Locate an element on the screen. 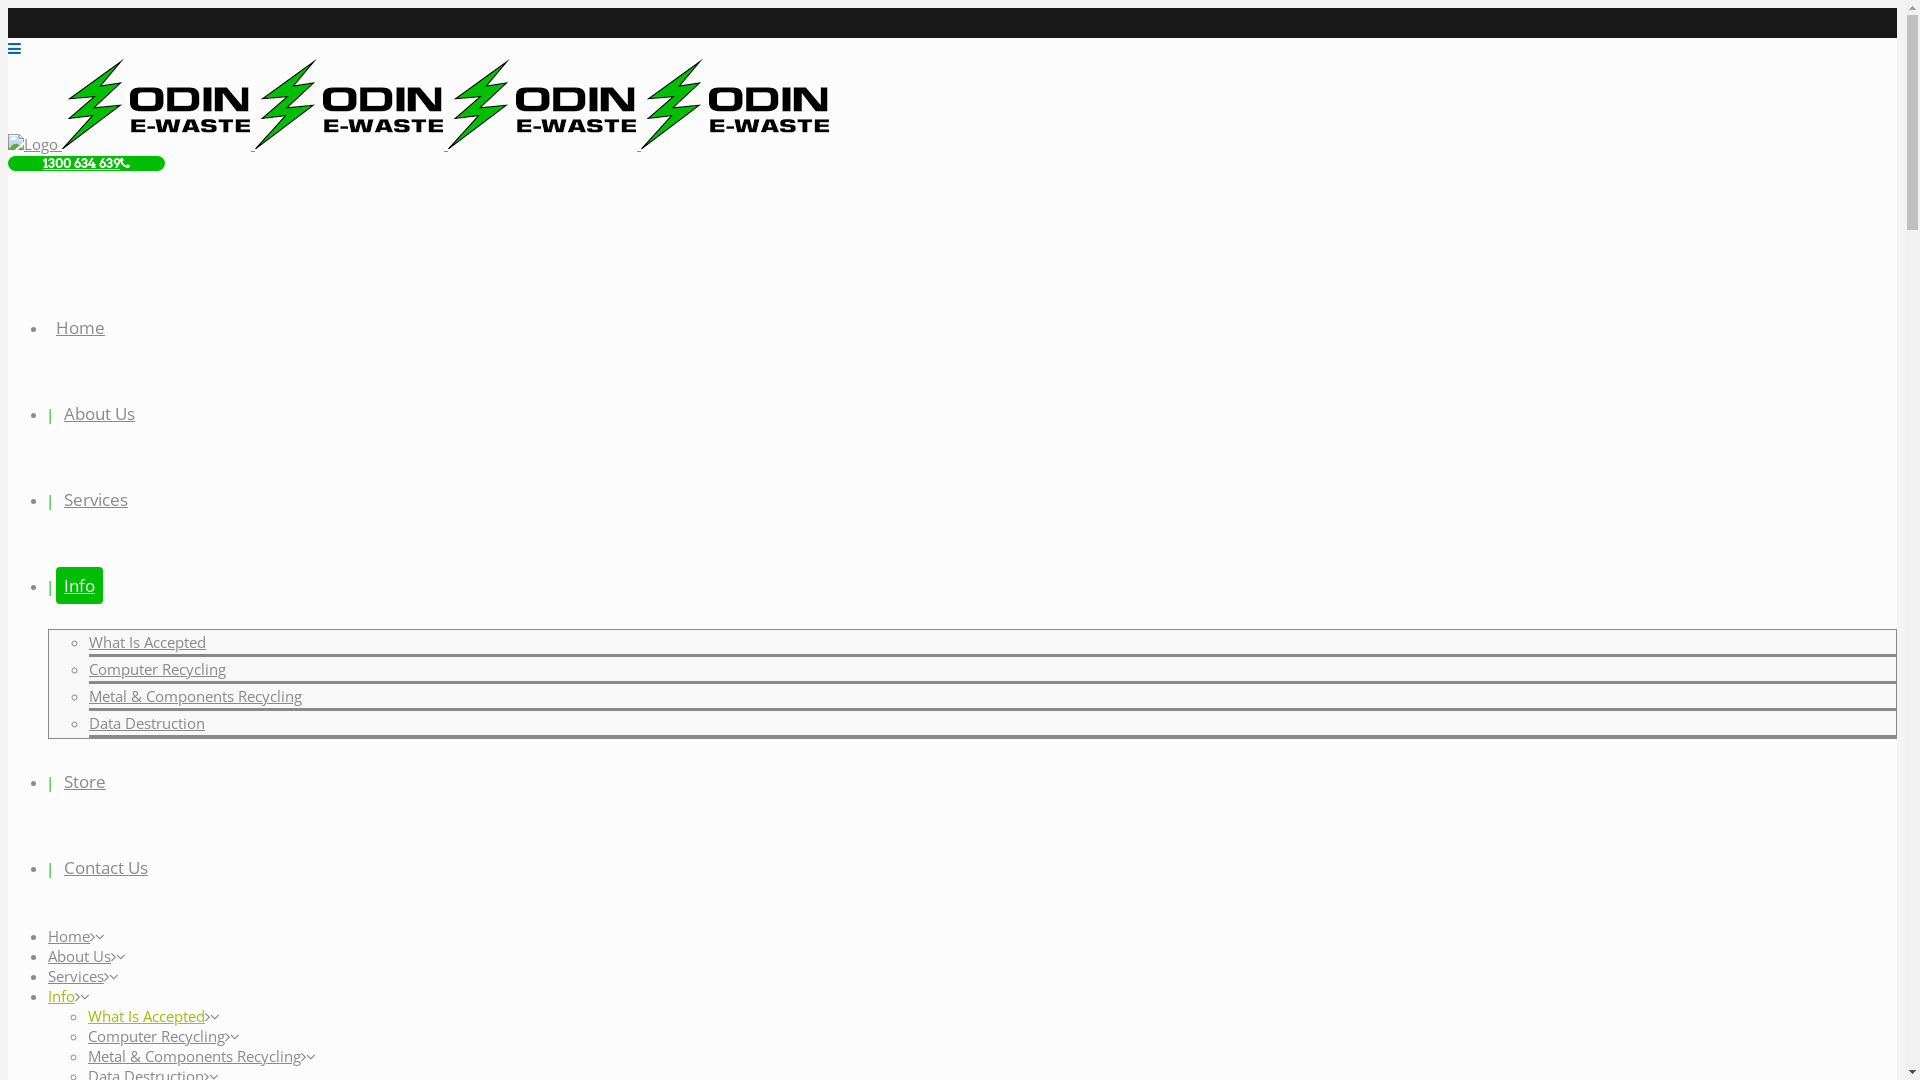  'Info' is located at coordinates (79, 585).